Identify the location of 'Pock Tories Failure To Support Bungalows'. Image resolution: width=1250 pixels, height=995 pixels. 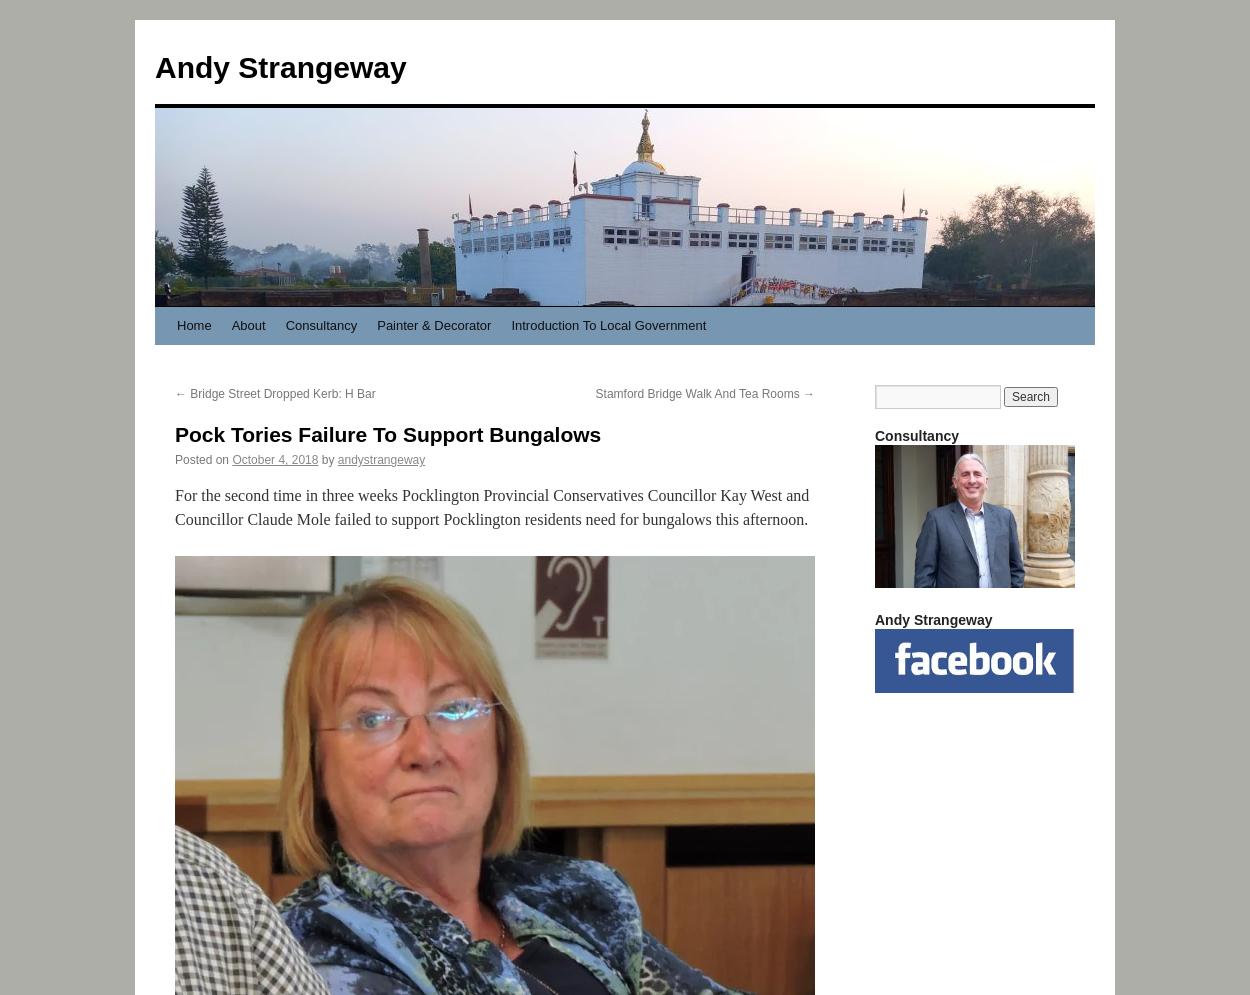
(388, 433).